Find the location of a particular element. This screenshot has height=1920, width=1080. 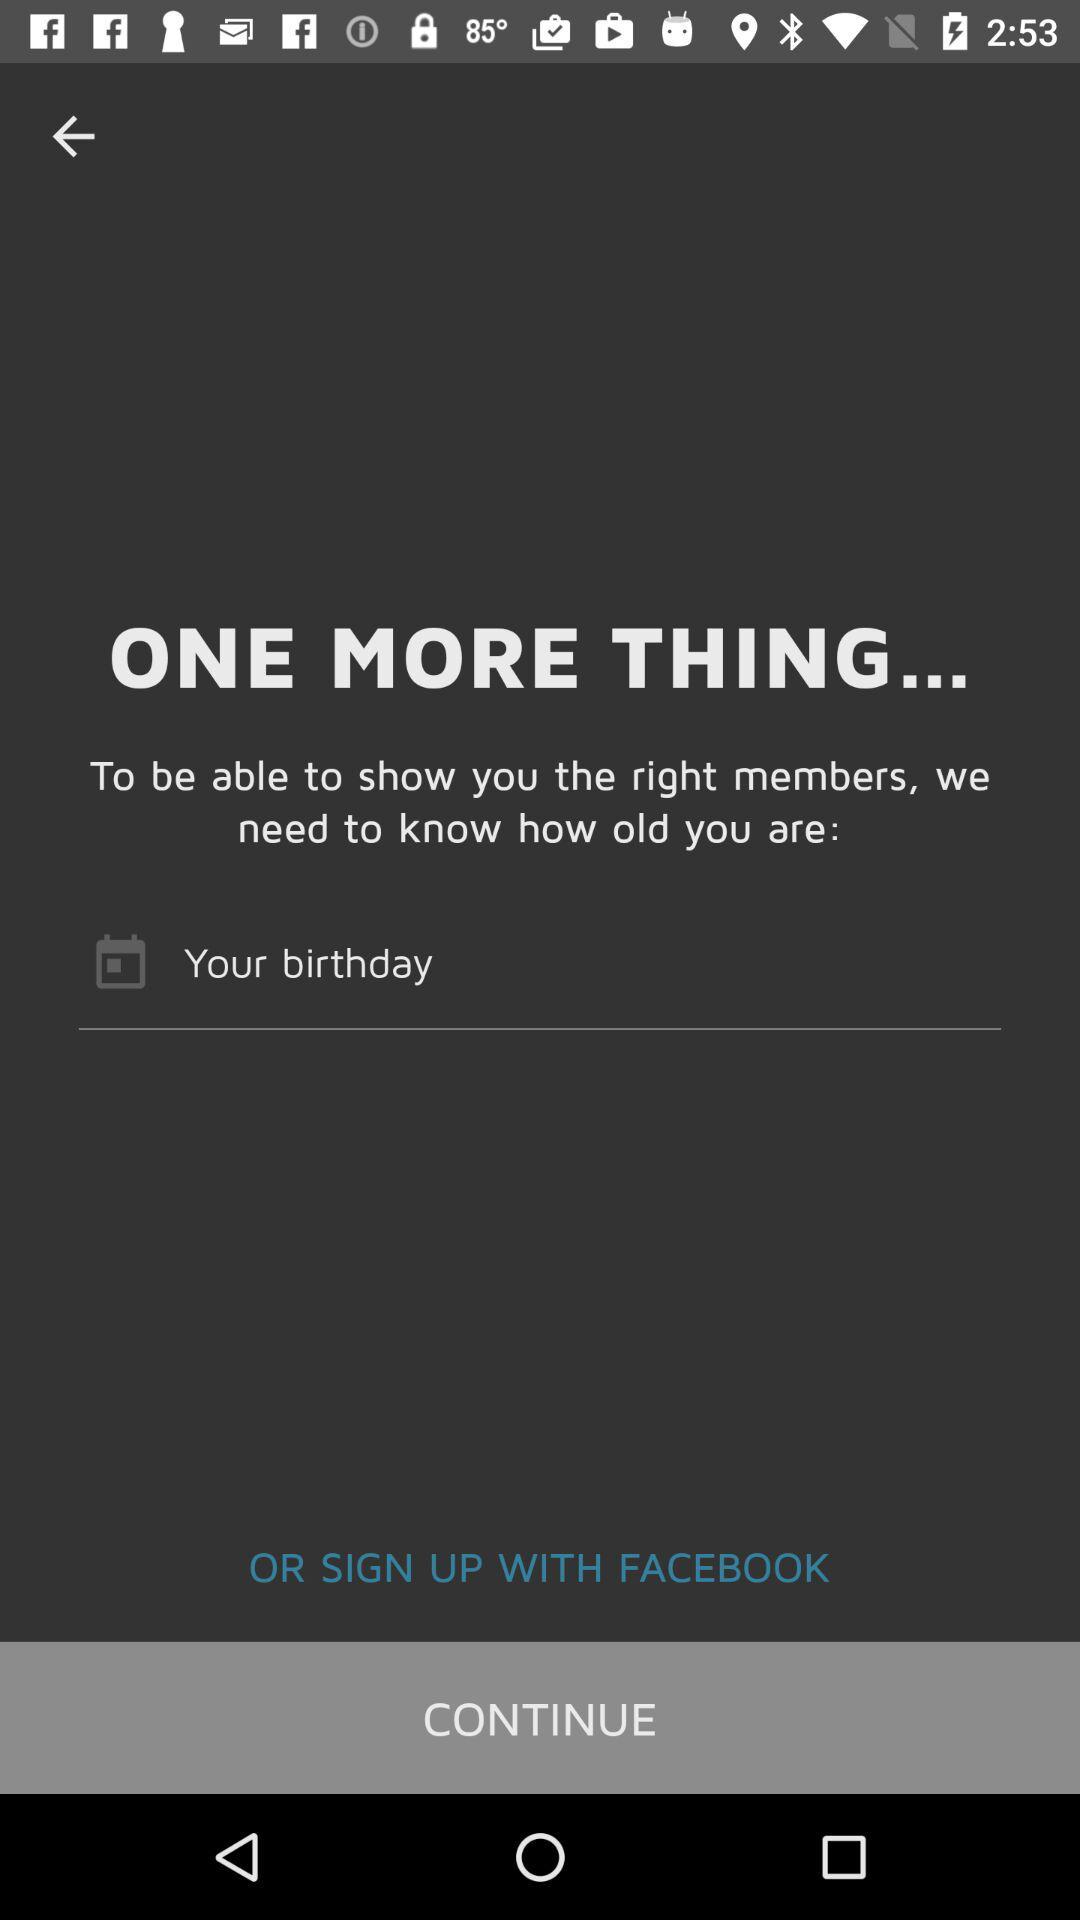

item above or sign up is located at coordinates (540, 961).